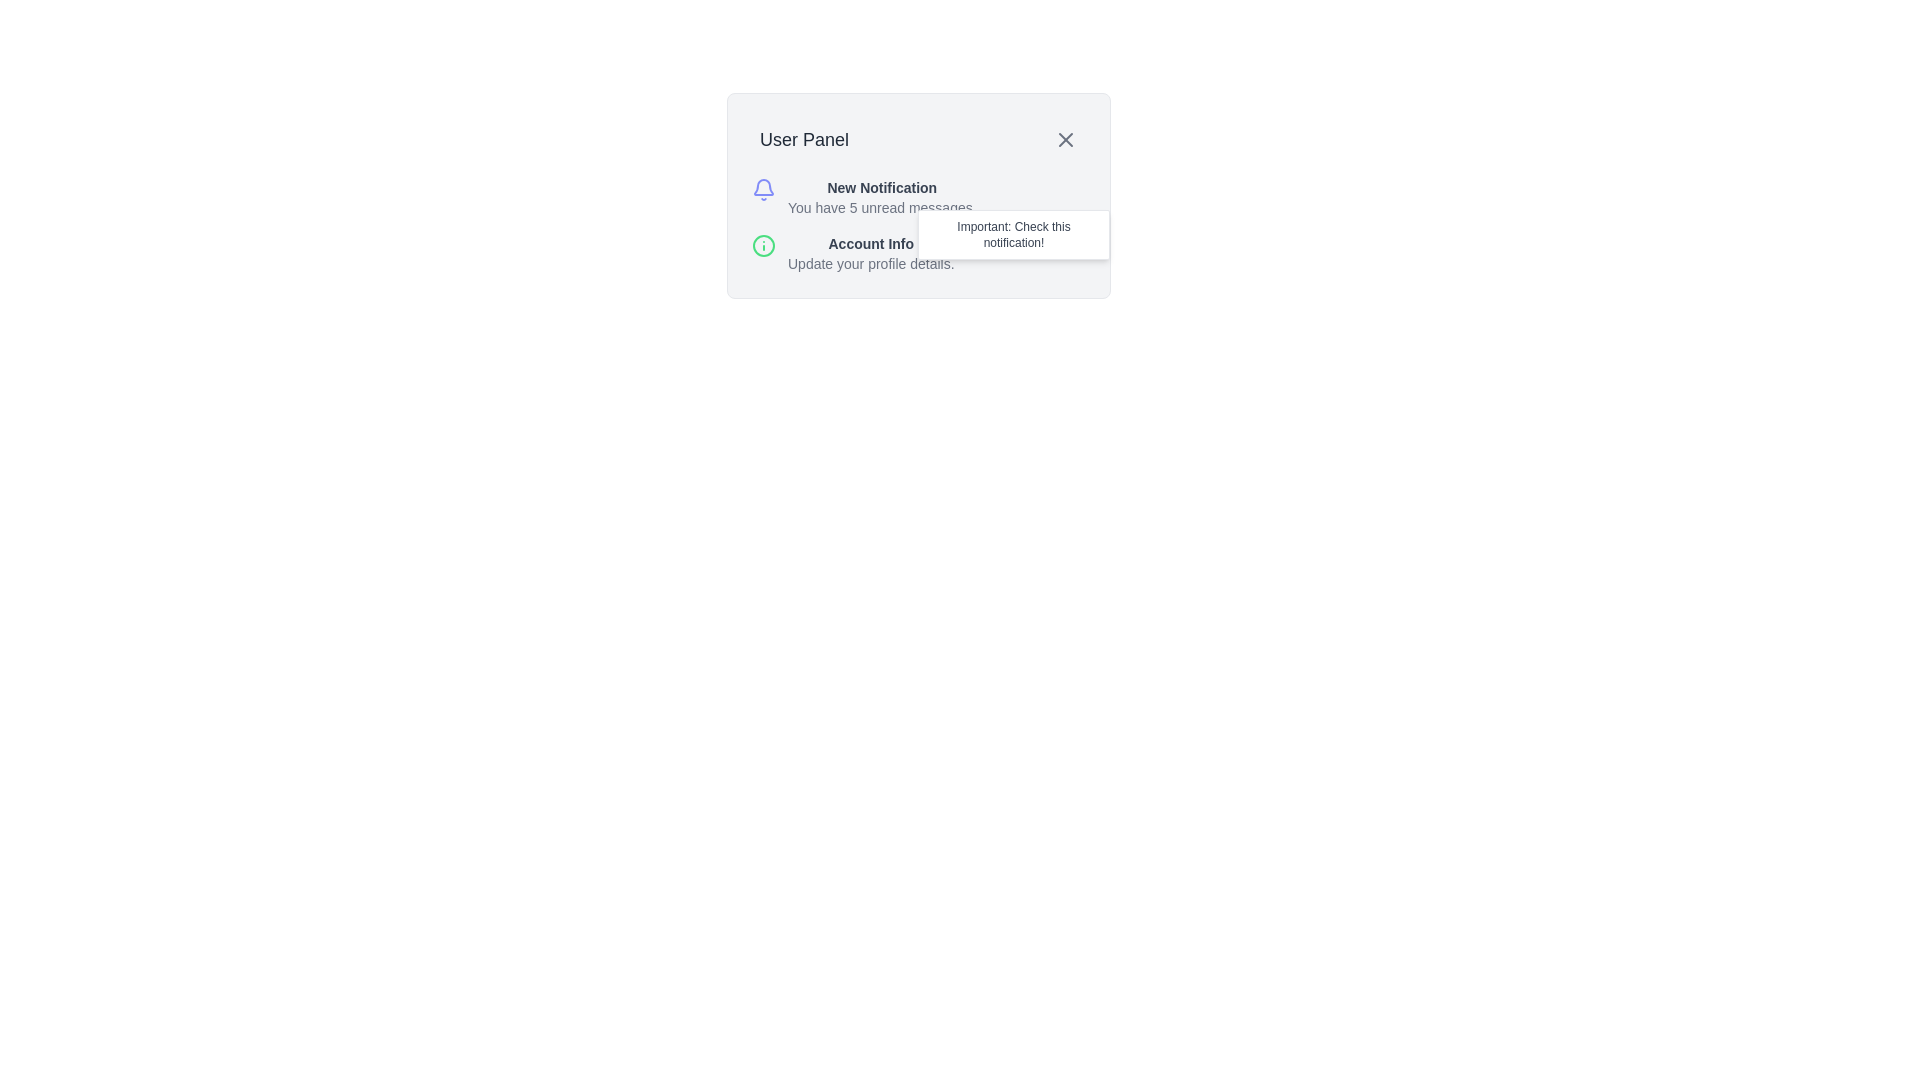 This screenshot has width=1920, height=1080. Describe the element at coordinates (1013, 234) in the screenshot. I see `notification message displayed in the notification message box located in the top-right section of the interface, adjacent to the 'New Notification' label` at that location.